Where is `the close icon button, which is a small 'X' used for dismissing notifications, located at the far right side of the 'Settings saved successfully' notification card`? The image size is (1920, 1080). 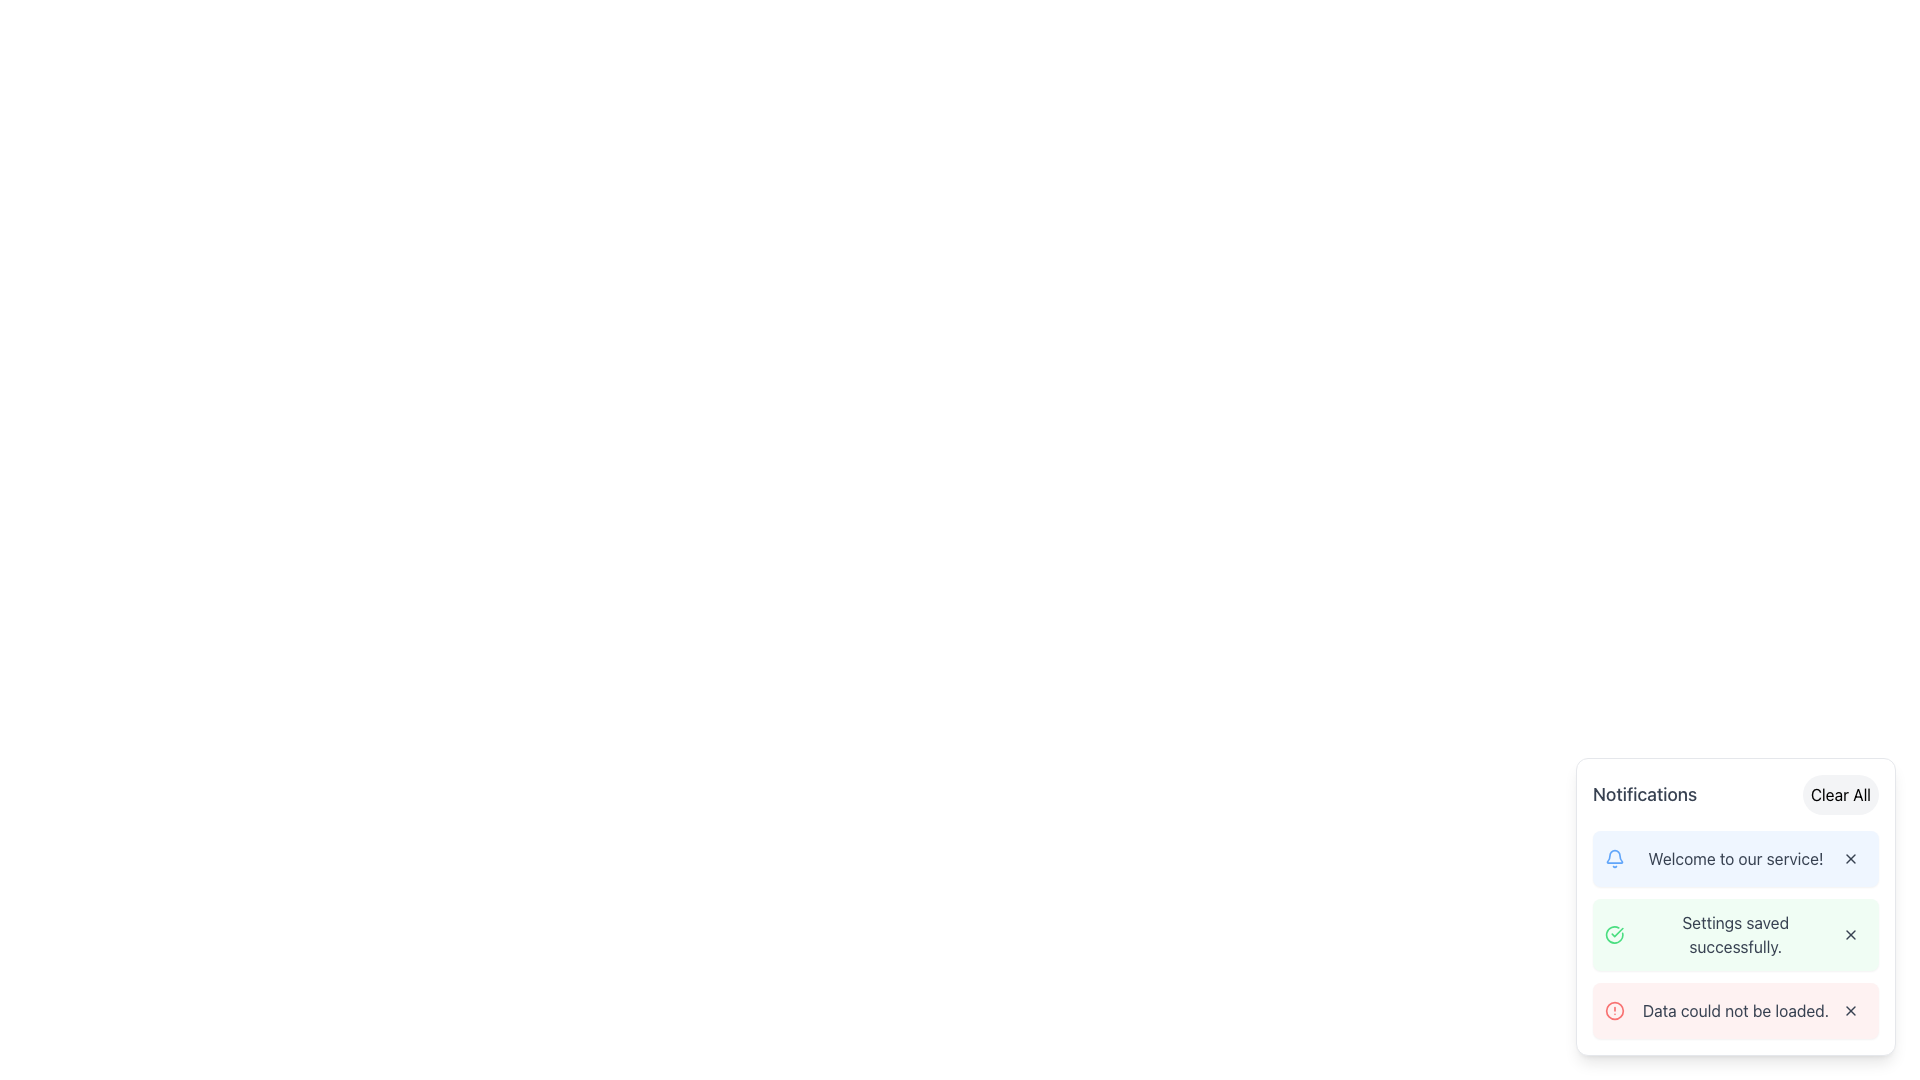 the close icon button, which is a small 'X' used for dismissing notifications, located at the far right side of the 'Settings saved successfully' notification card is located at coordinates (1850, 934).